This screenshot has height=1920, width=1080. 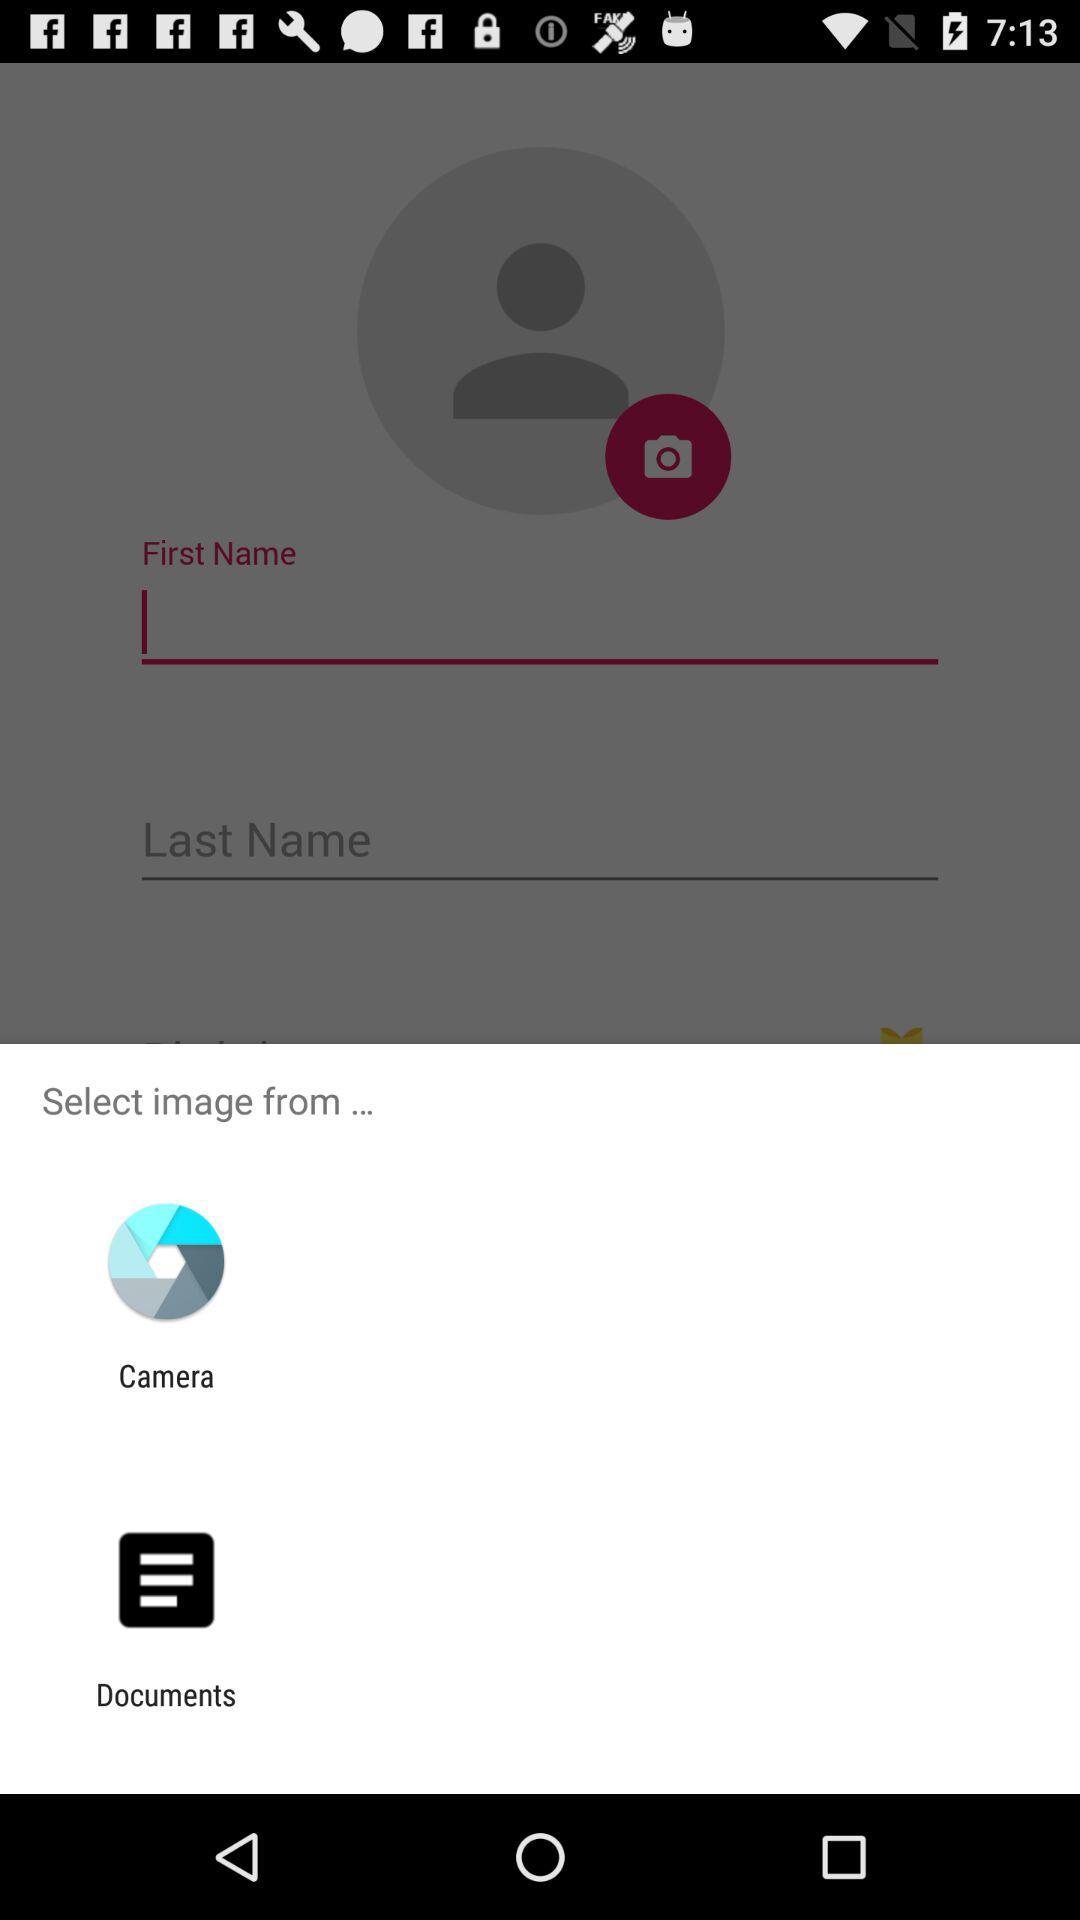 What do you see at coordinates (165, 1392) in the screenshot?
I see `the camera` at bounding box center [165, 1392].